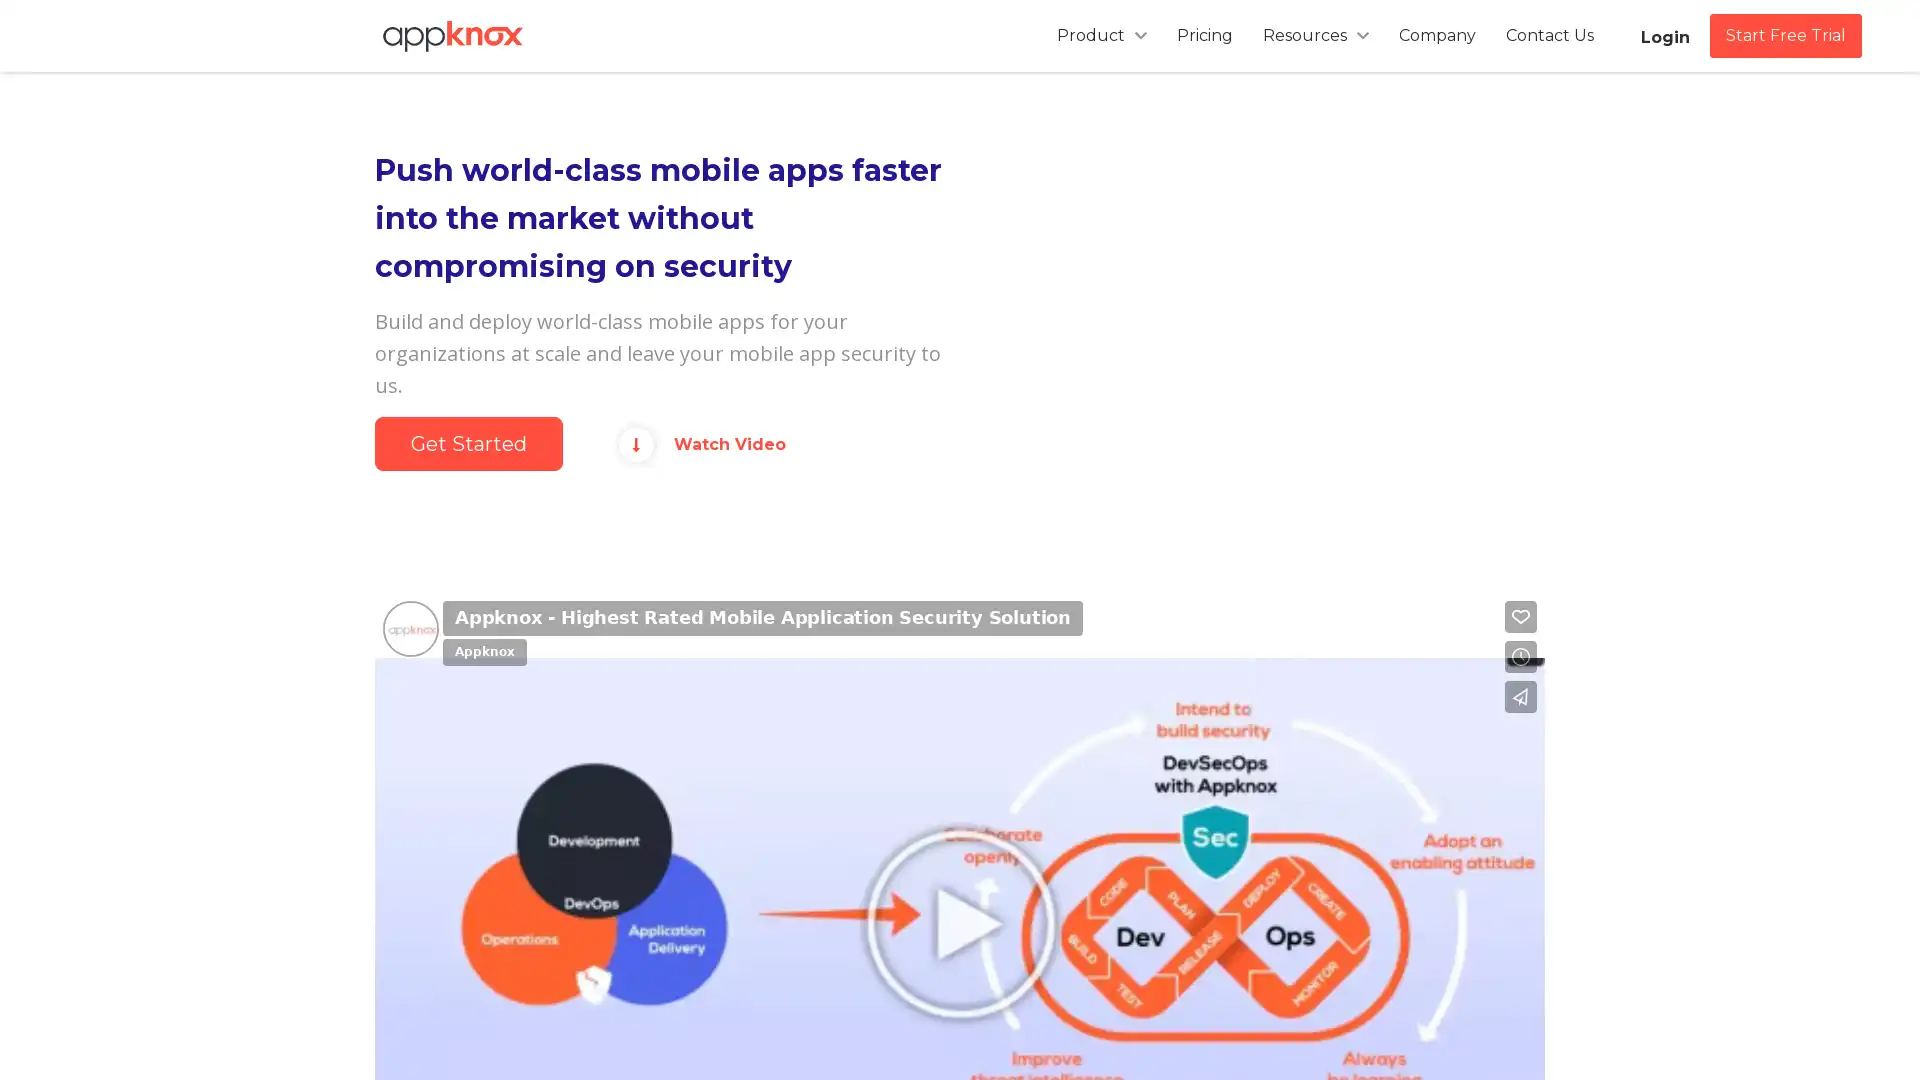 This screenshot has height=1080, width=1920. Describe the element at coordinates (960, 329) in the screenshot. I see `Watch Appknox Product Demo` at that location.